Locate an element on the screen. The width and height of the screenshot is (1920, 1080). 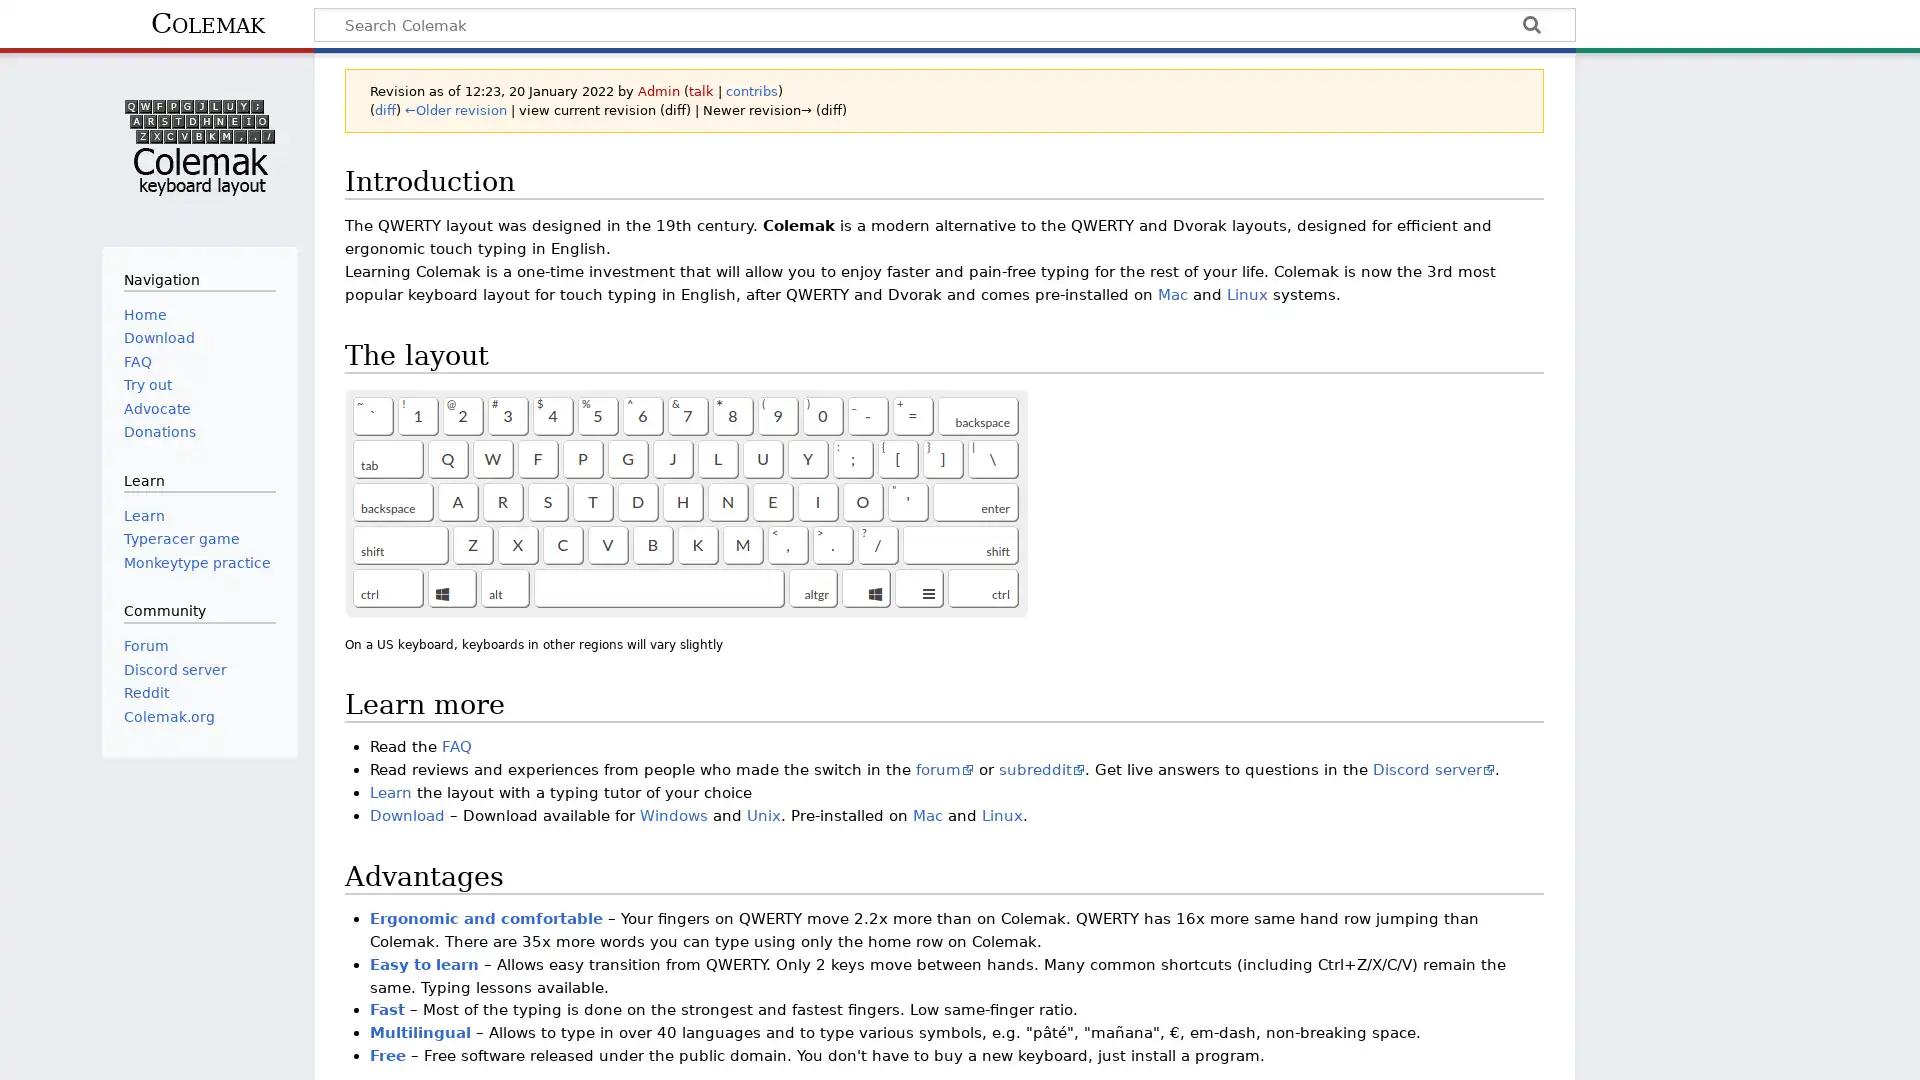
Search is located at coordinates (1530, 27).